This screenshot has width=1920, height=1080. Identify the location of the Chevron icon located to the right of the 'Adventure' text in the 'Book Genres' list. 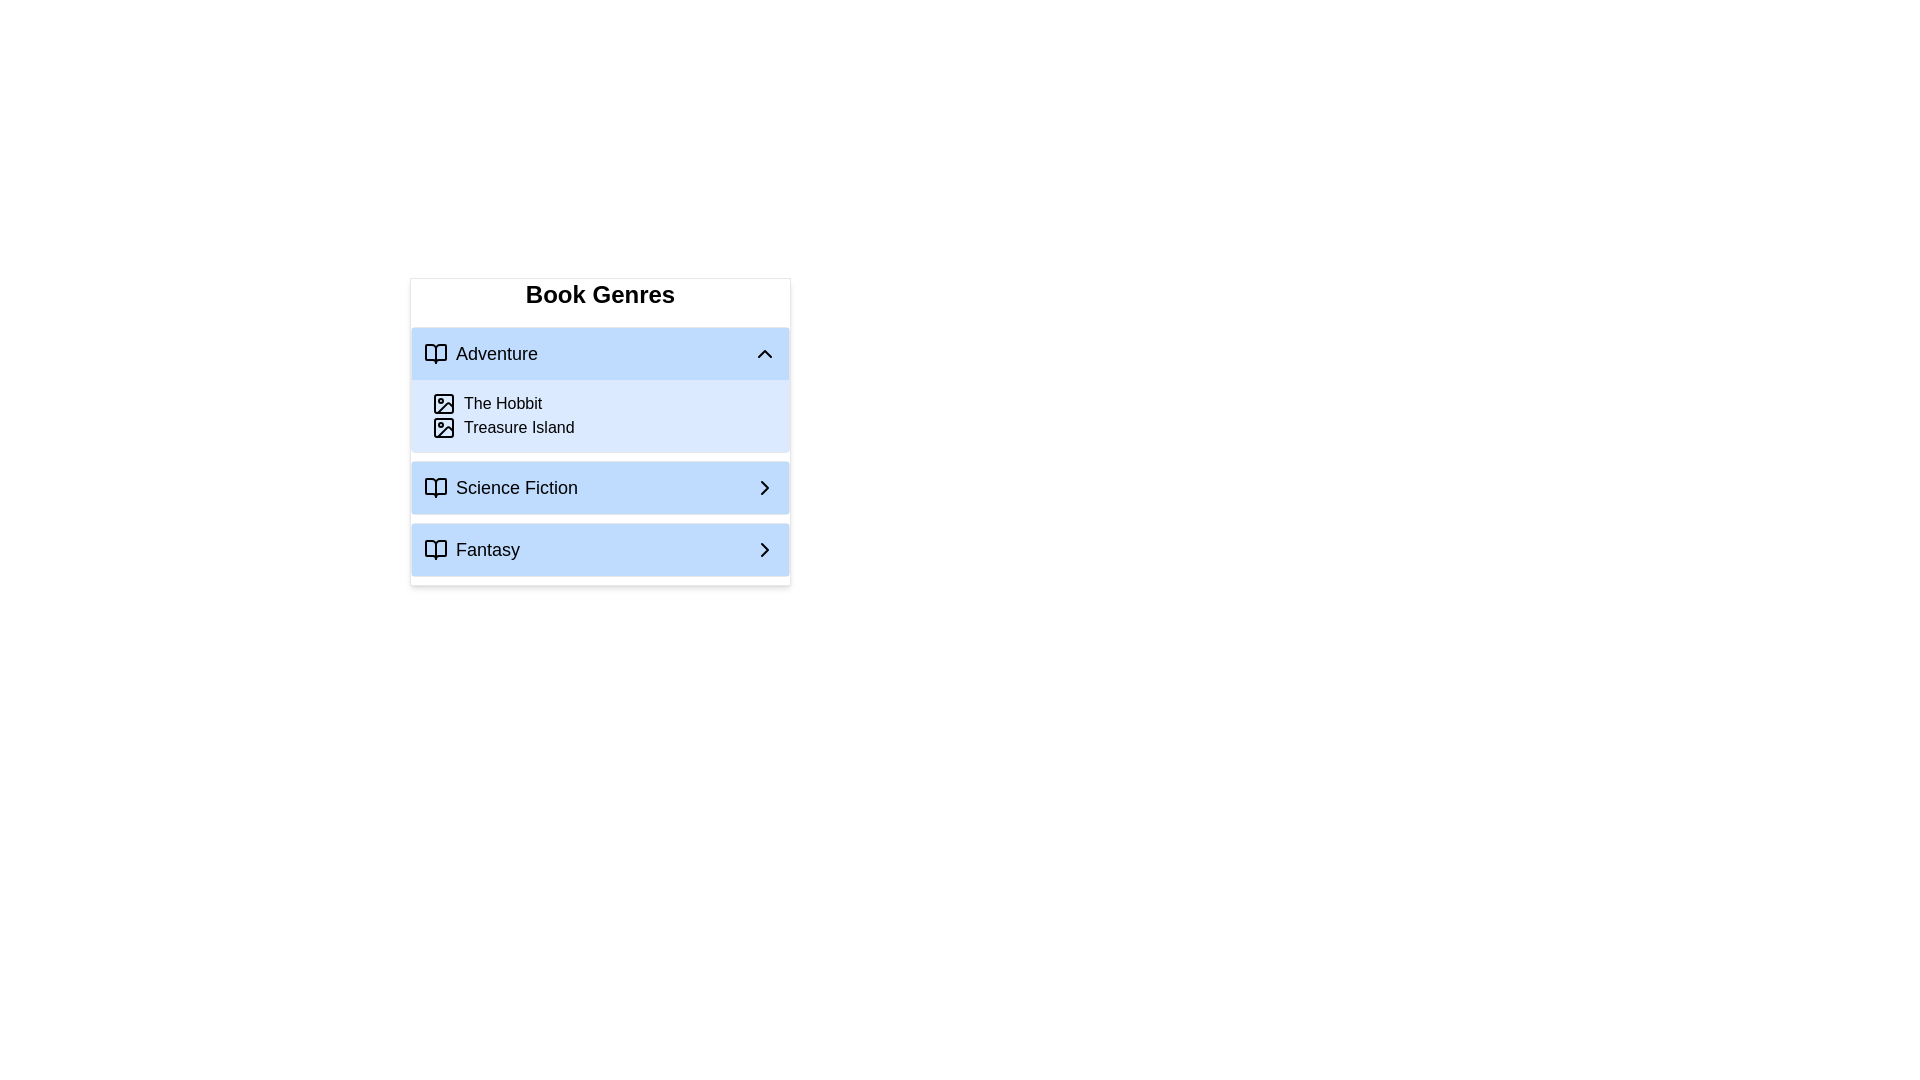
(763, 353).